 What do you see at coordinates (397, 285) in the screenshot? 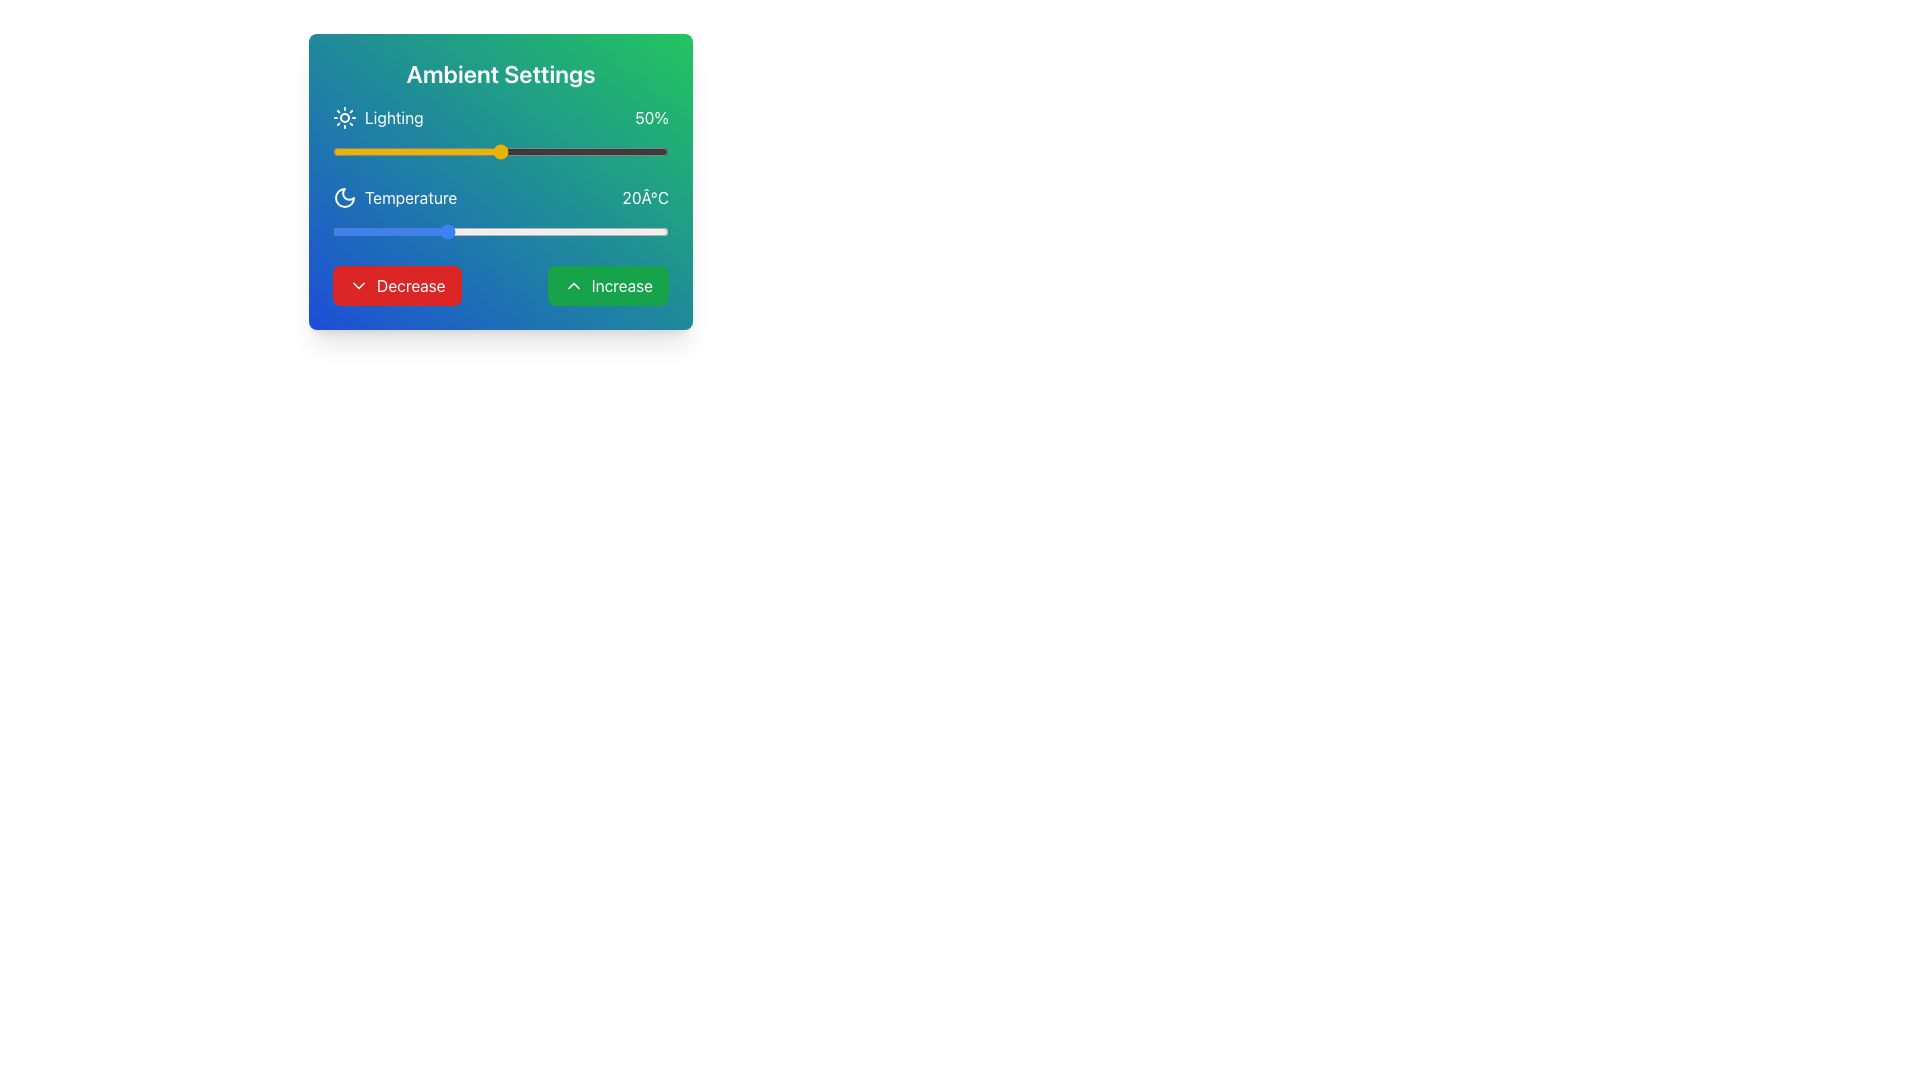
I see `the bright red 'Decrease' button with rounded corners and a downward-pointing chevron icon` at bounding box center [397, 285].